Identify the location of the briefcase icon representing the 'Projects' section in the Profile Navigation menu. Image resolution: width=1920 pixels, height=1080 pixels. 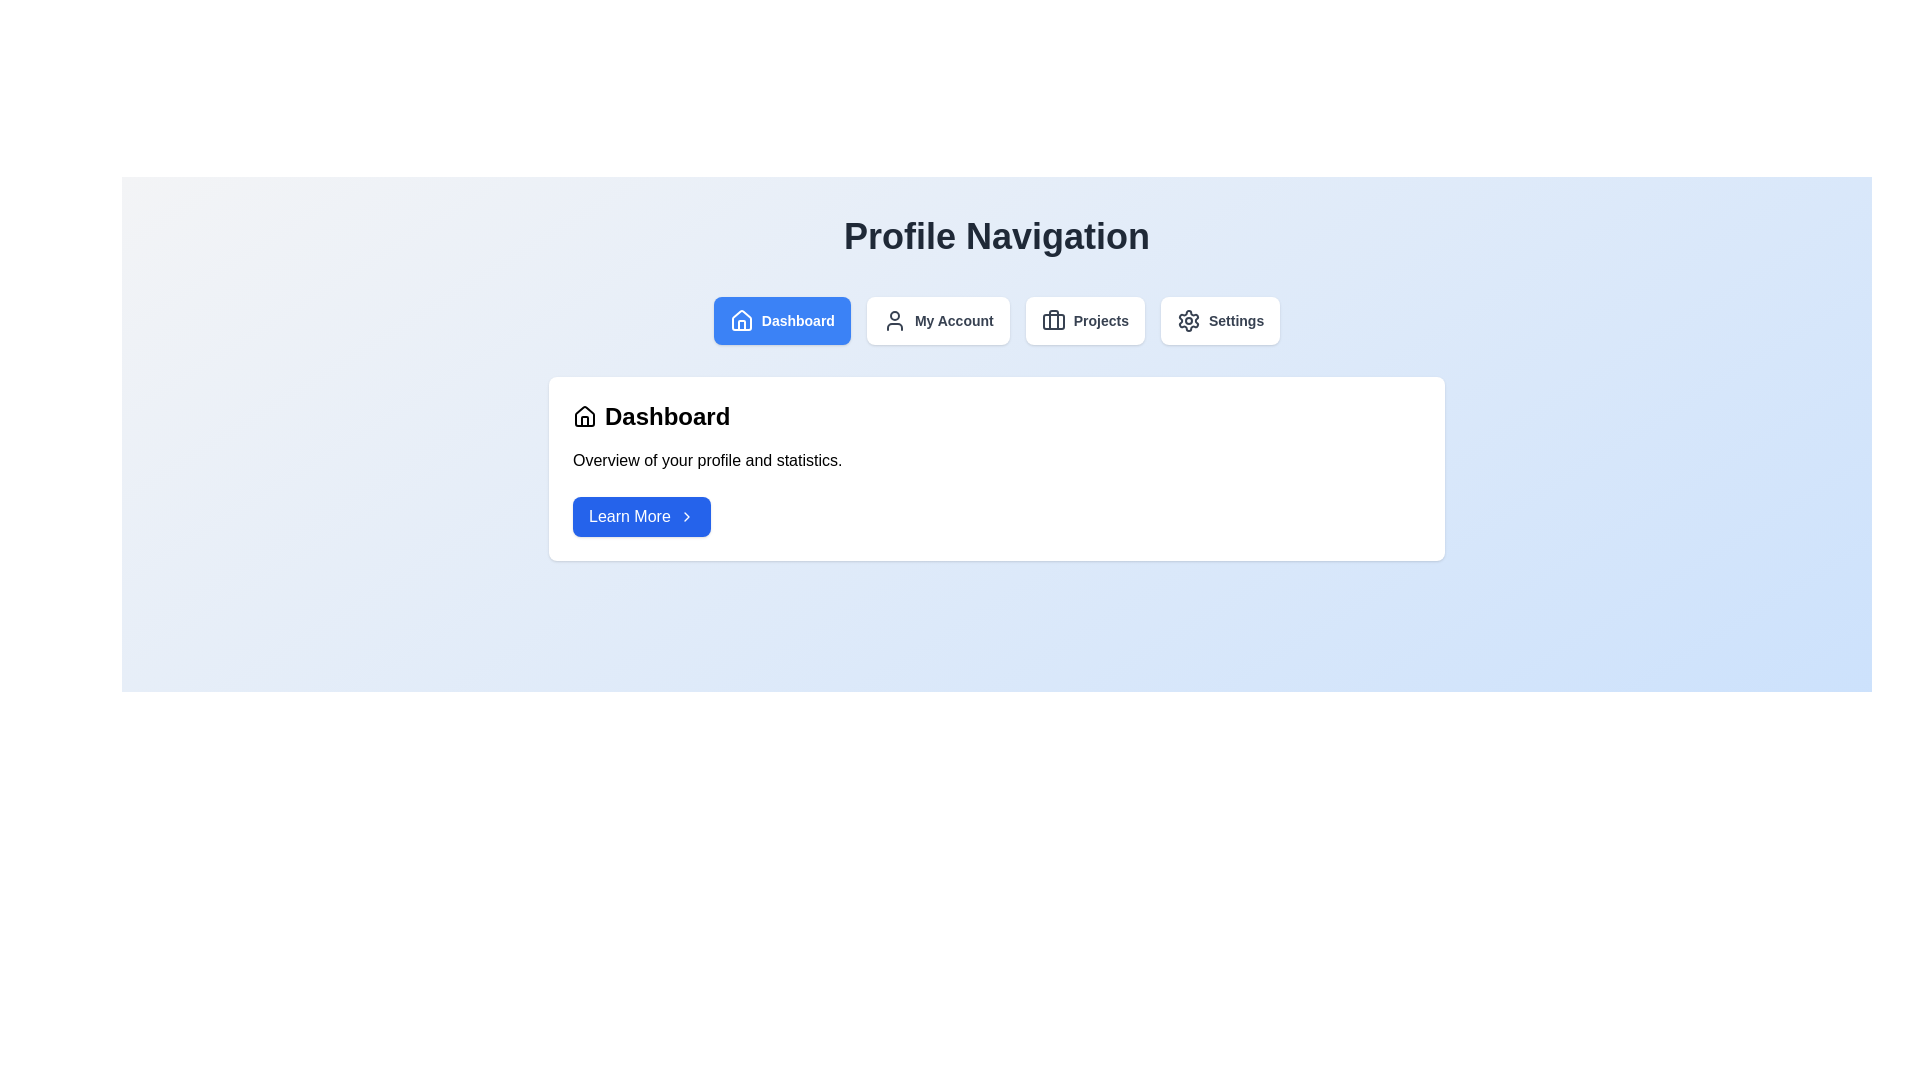
(1052, 319).